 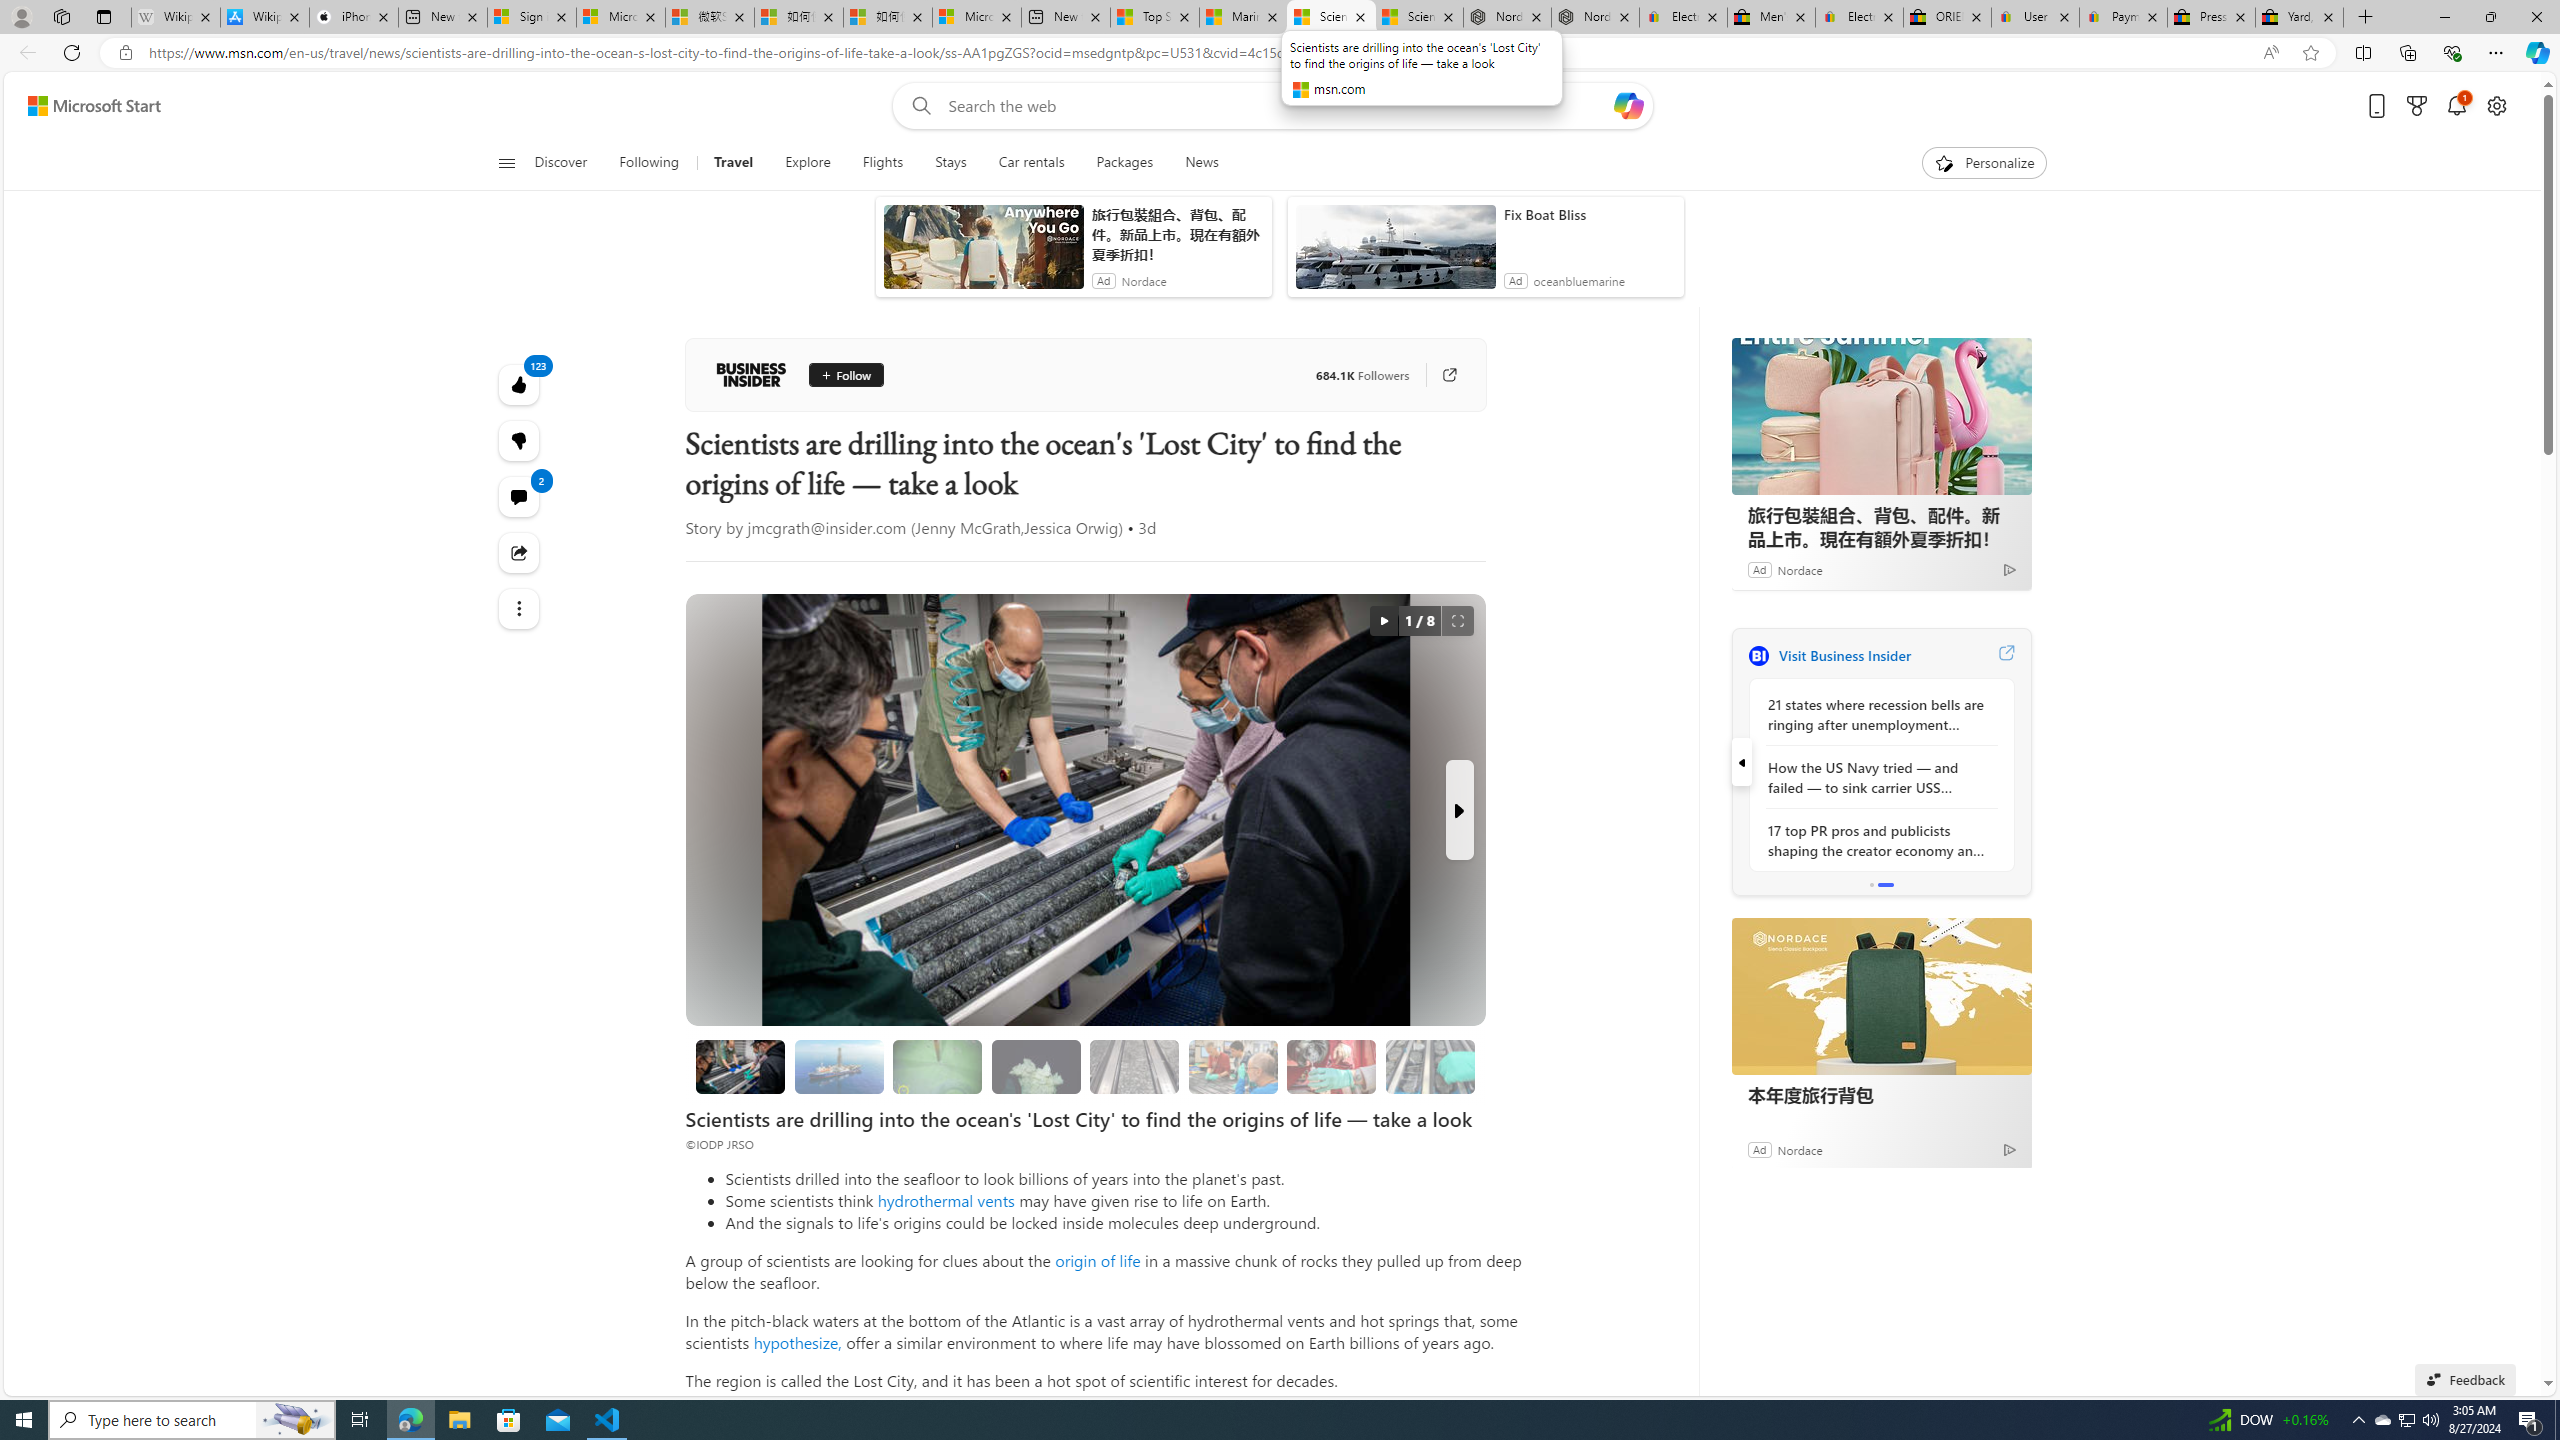 What do you see at coordinates (807, 162) in the screenshot?
I see `'Explore'` at bounding box center [807, 162].